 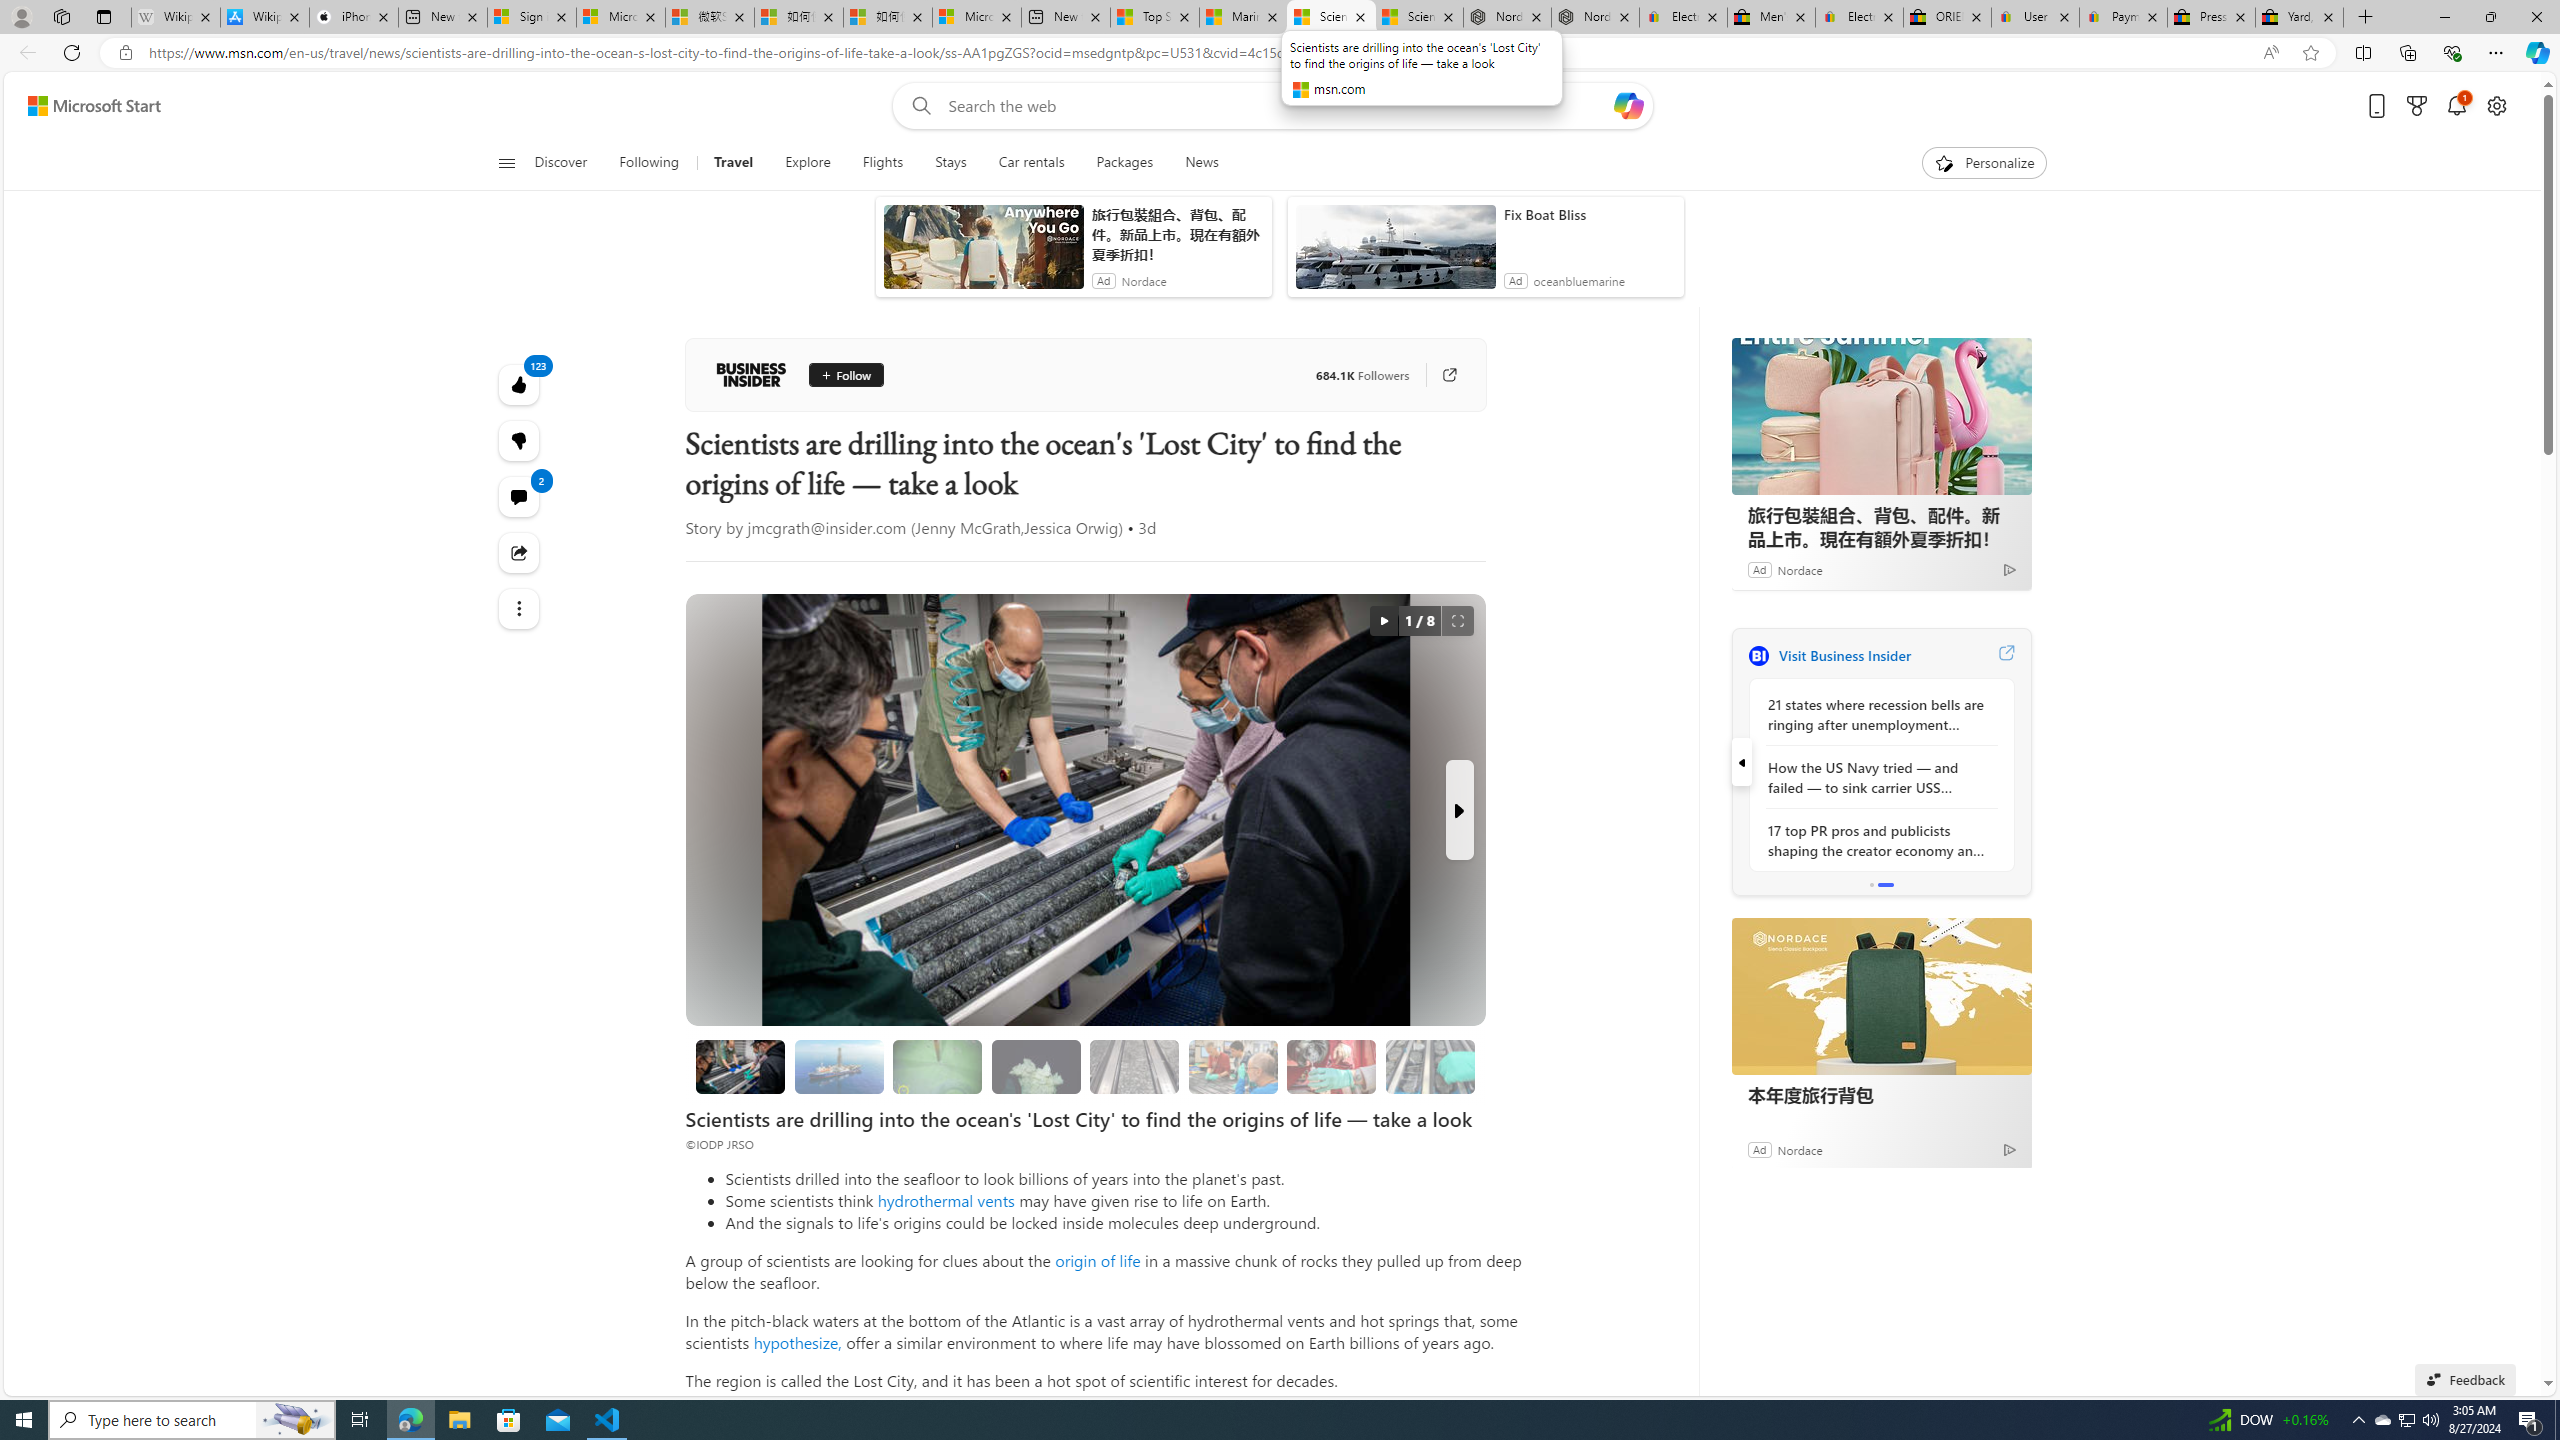 What do you see at coordinates (807, 162) in the screenshot?
I see `'Explore'` at bounding box center [807, 162].